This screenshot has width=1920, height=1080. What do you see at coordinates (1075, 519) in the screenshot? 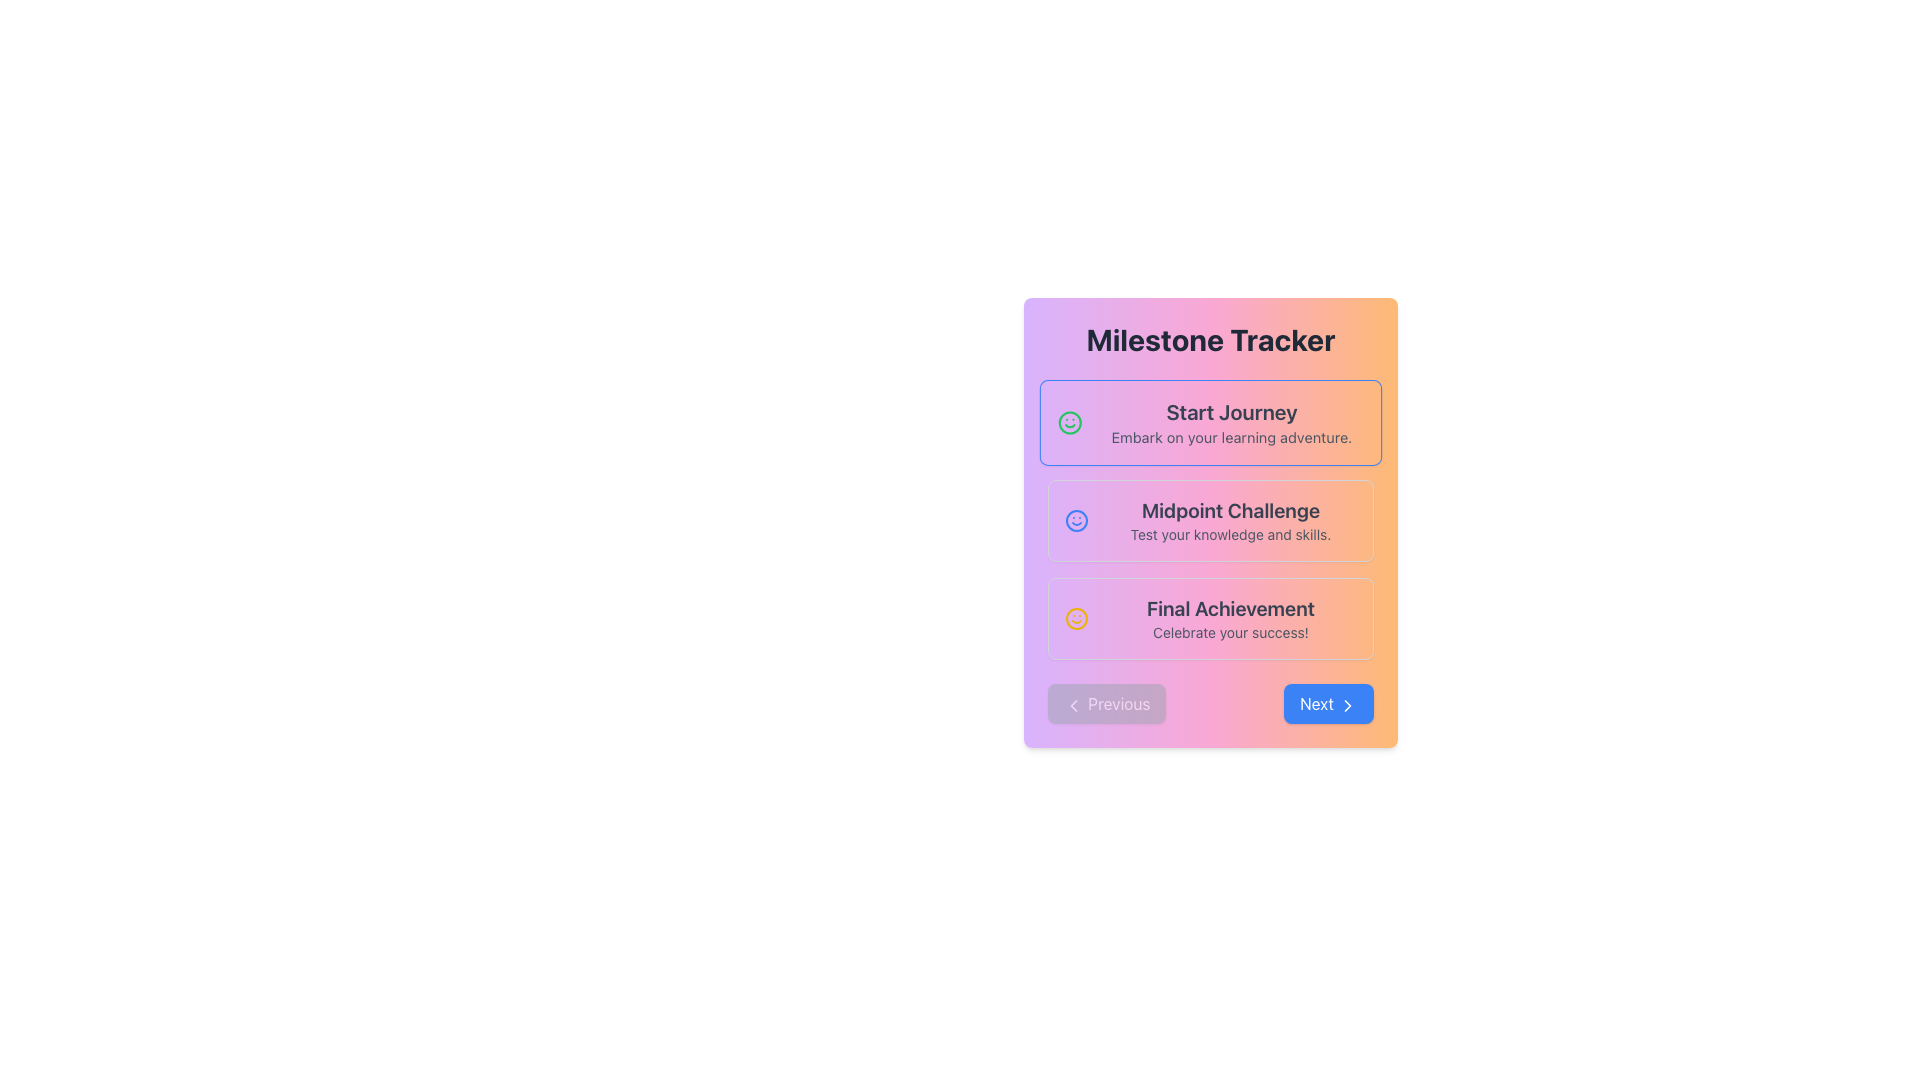
I see `the icon representing the 'Midpoint Challenge' section` at bounding box center [1075, 519].